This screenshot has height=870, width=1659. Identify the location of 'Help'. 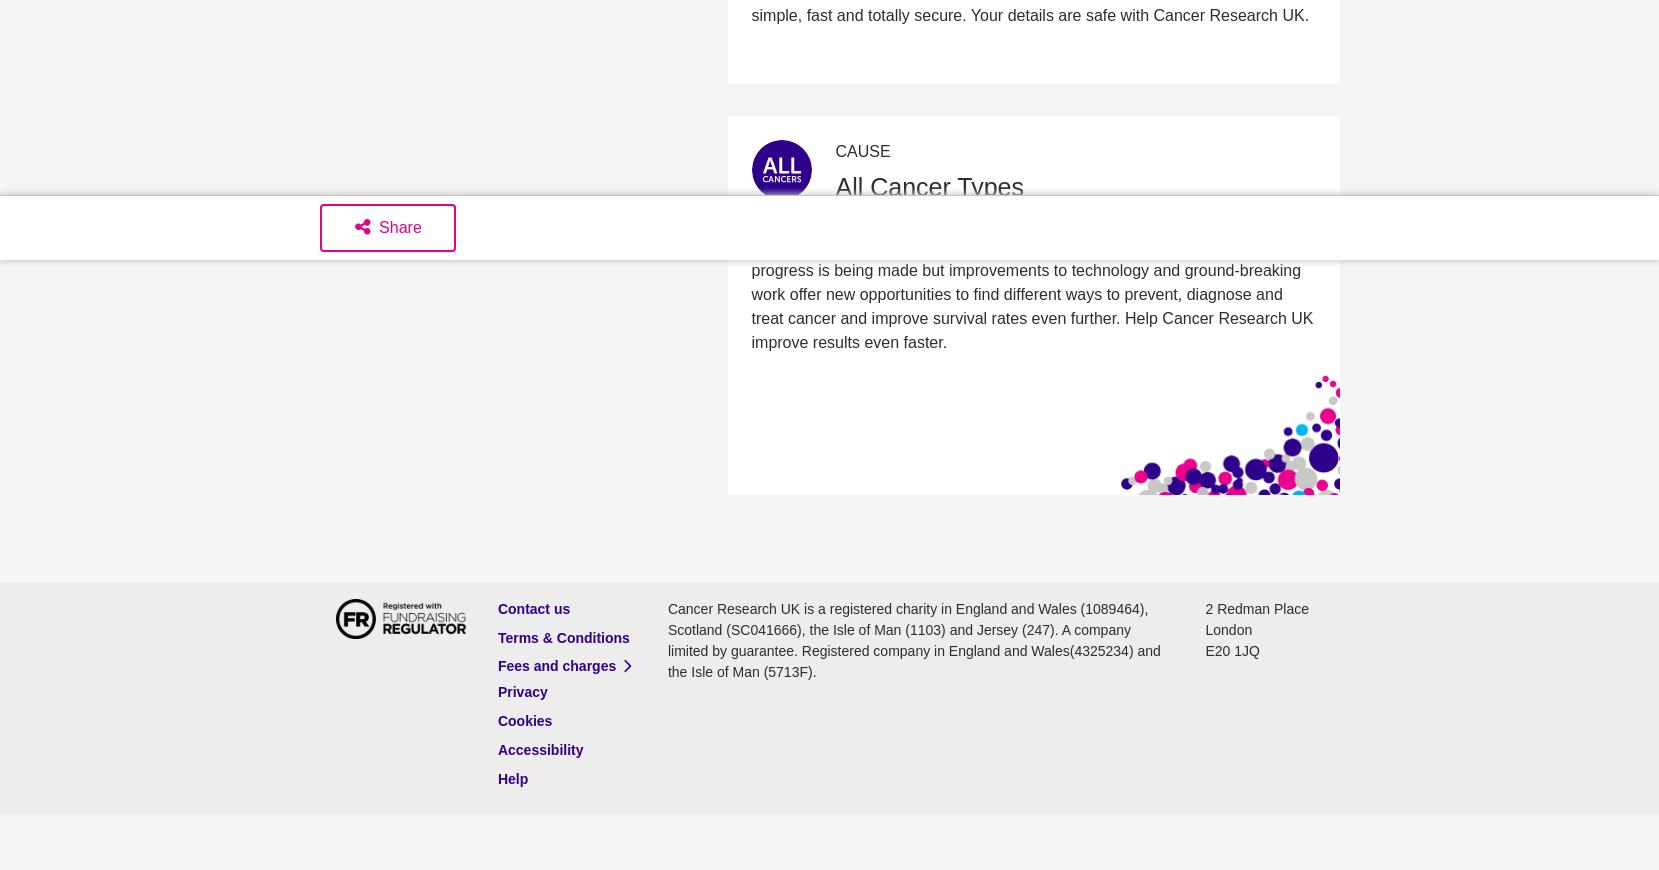
(496, 778).